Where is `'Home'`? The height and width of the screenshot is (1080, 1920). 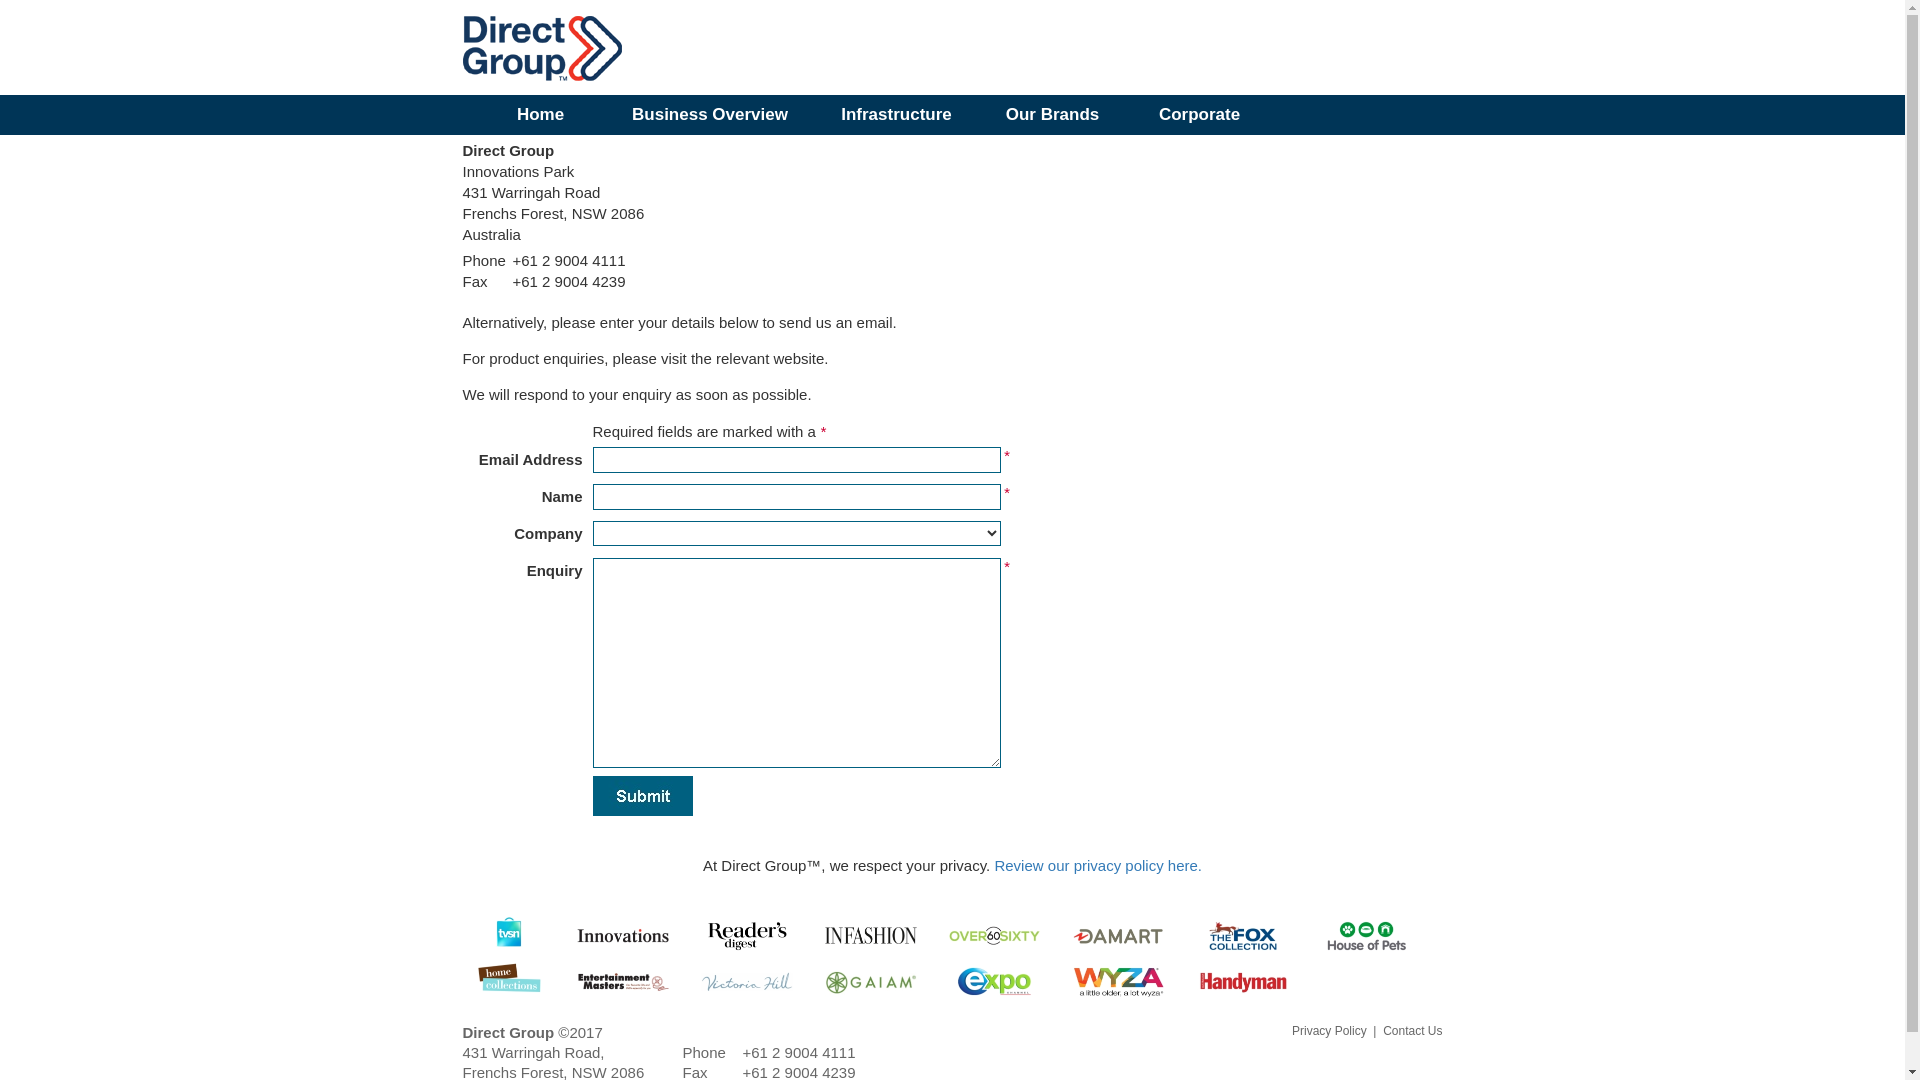 'Home' is located at coordinates (539, 115).